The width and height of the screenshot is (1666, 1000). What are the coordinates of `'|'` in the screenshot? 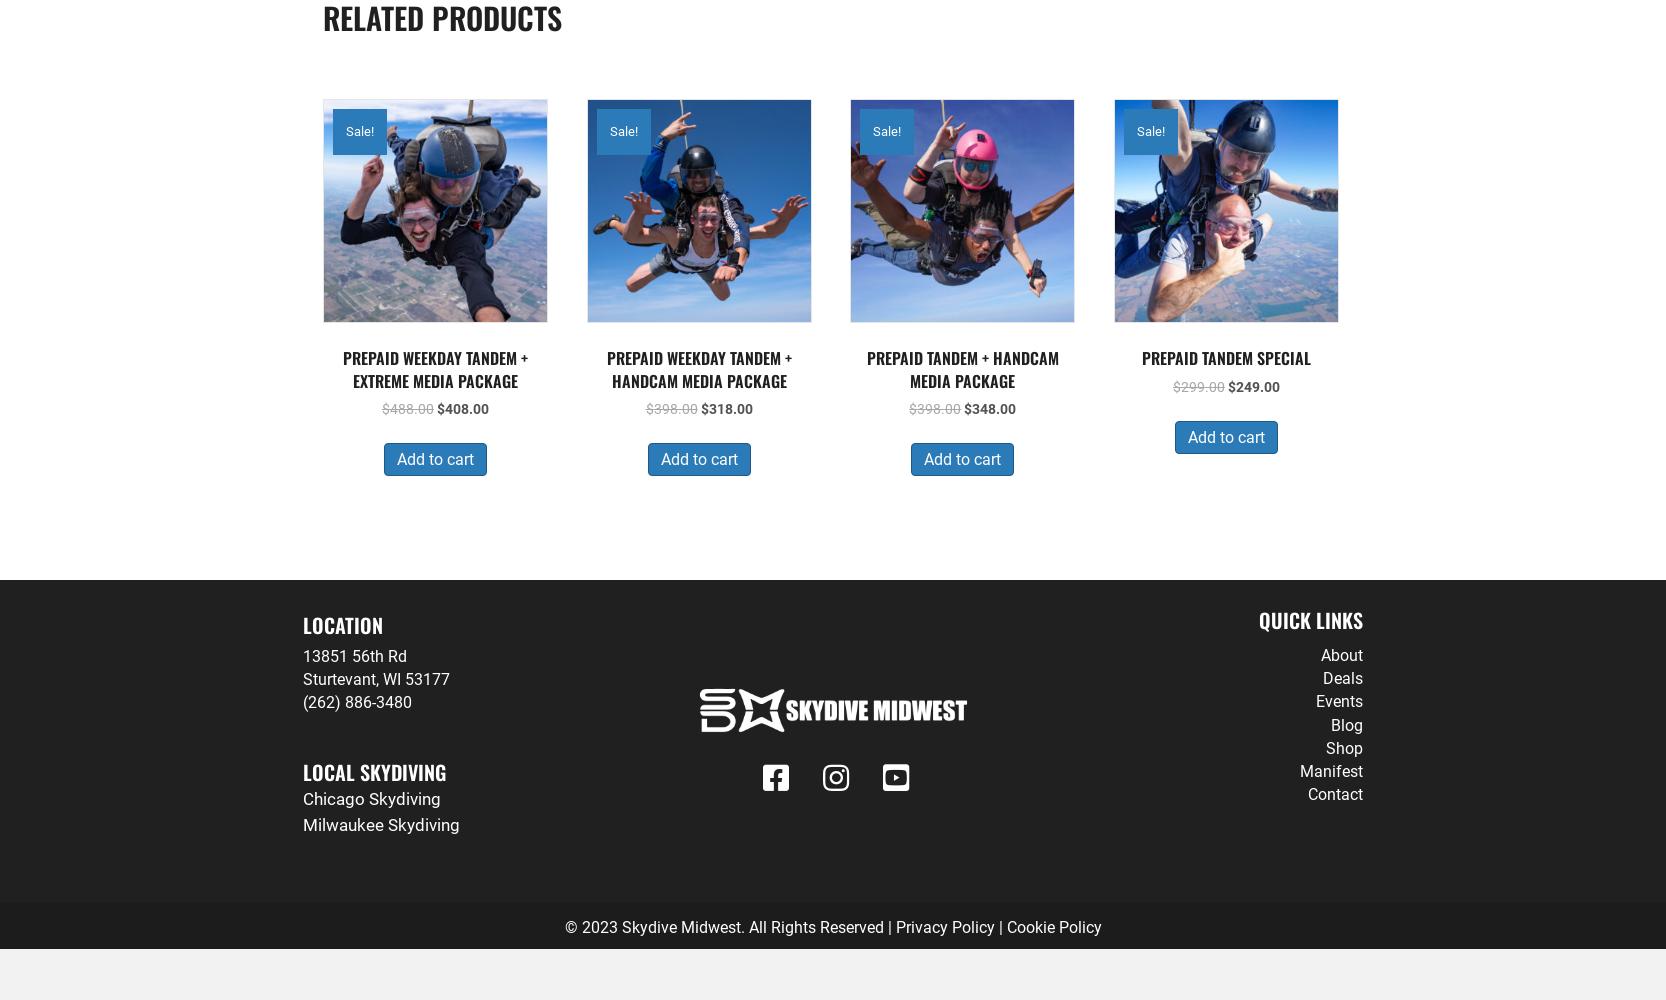 It's located at (999, 926).